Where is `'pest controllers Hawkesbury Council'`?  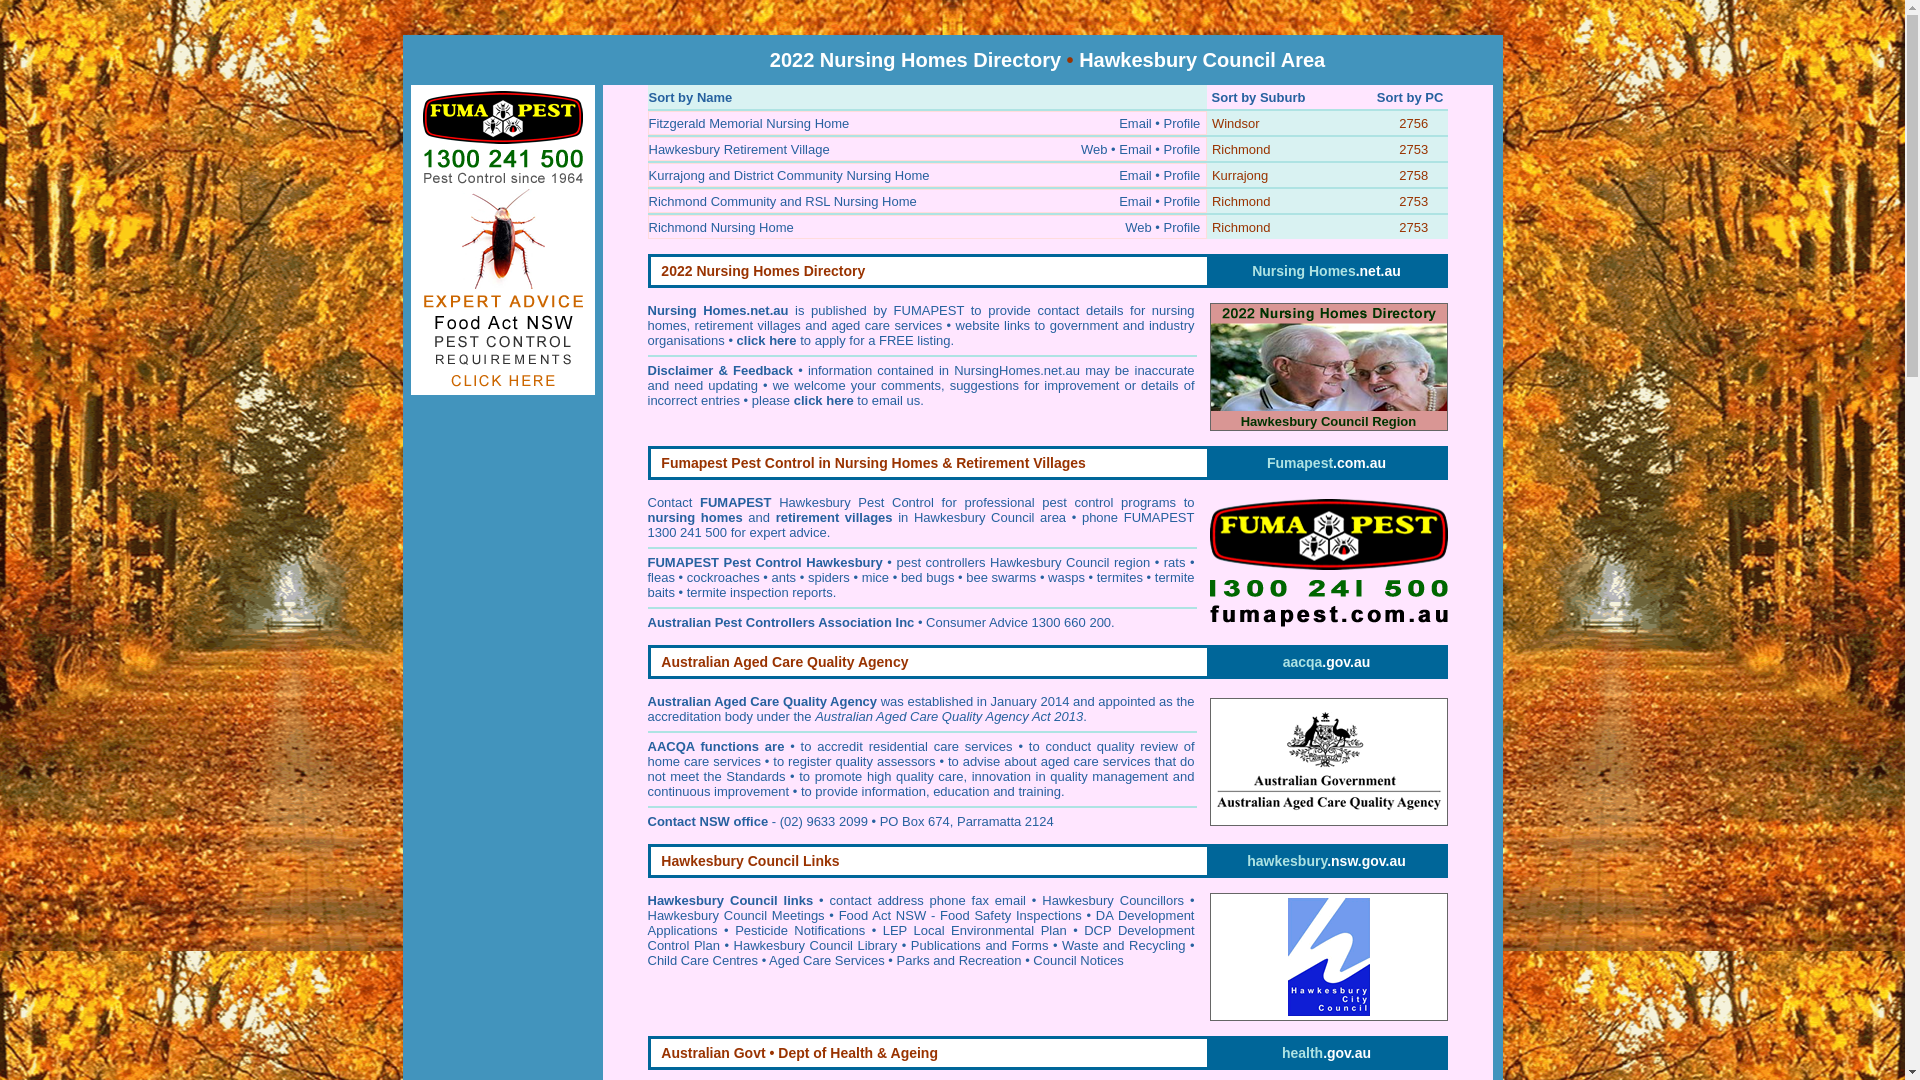 'pest controllers Hawkesbury Council' is located at coordinates (1002, 562).